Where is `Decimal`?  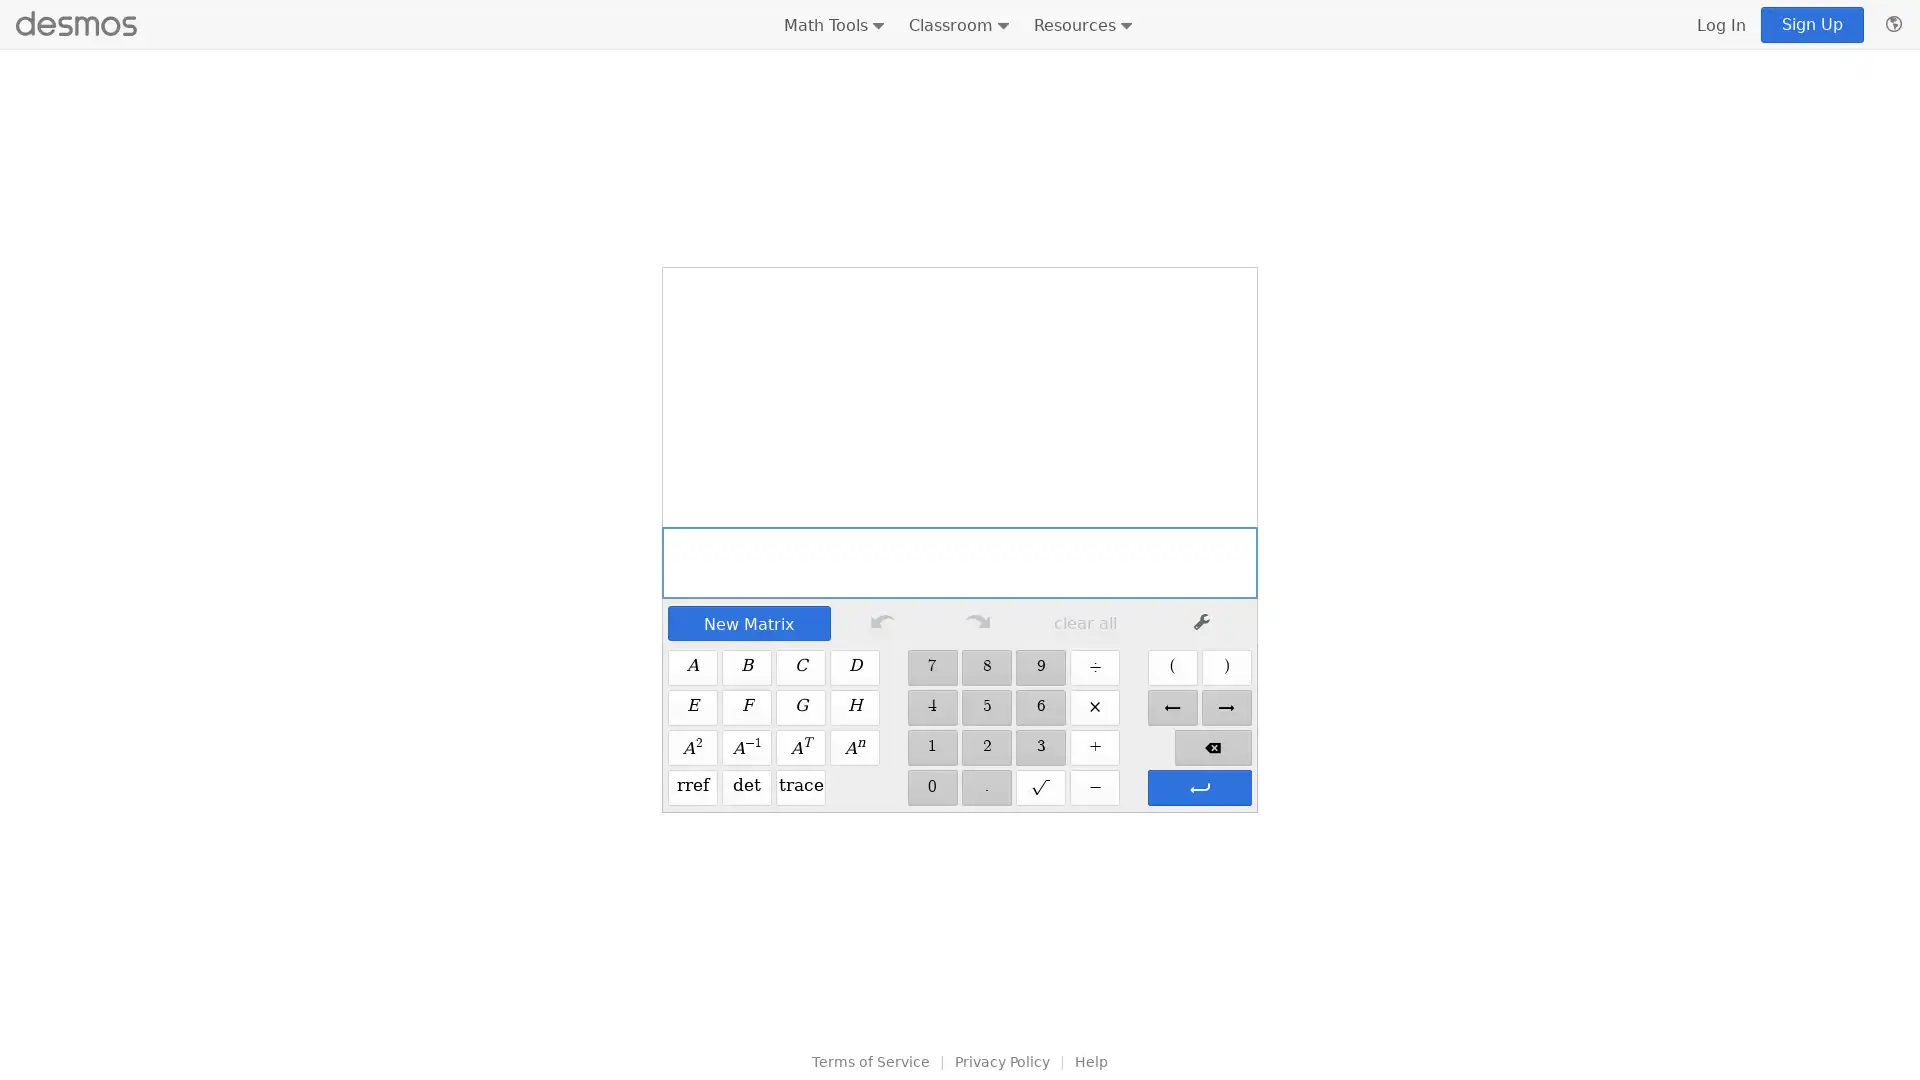
Decimal is located at coordinates (986, 786).